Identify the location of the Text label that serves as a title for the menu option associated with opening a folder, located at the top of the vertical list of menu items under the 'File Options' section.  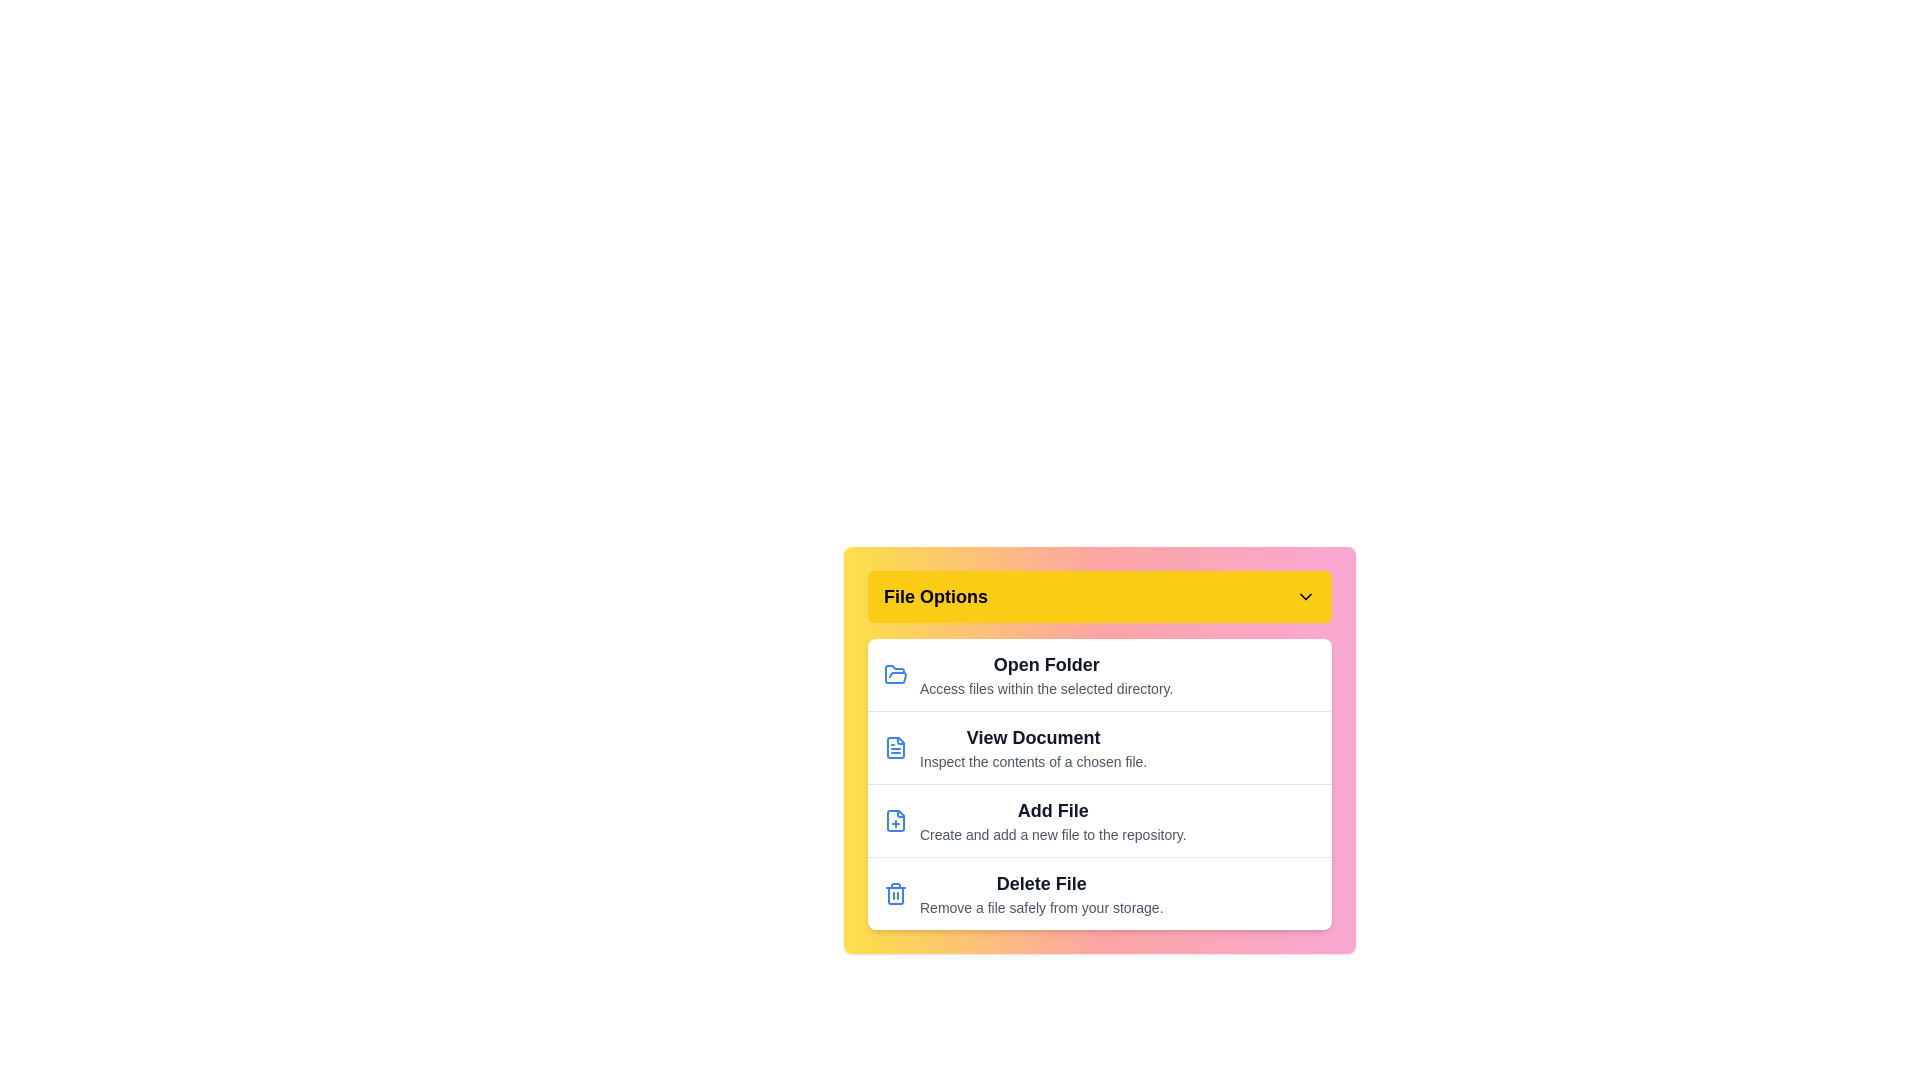
(1045, 664).